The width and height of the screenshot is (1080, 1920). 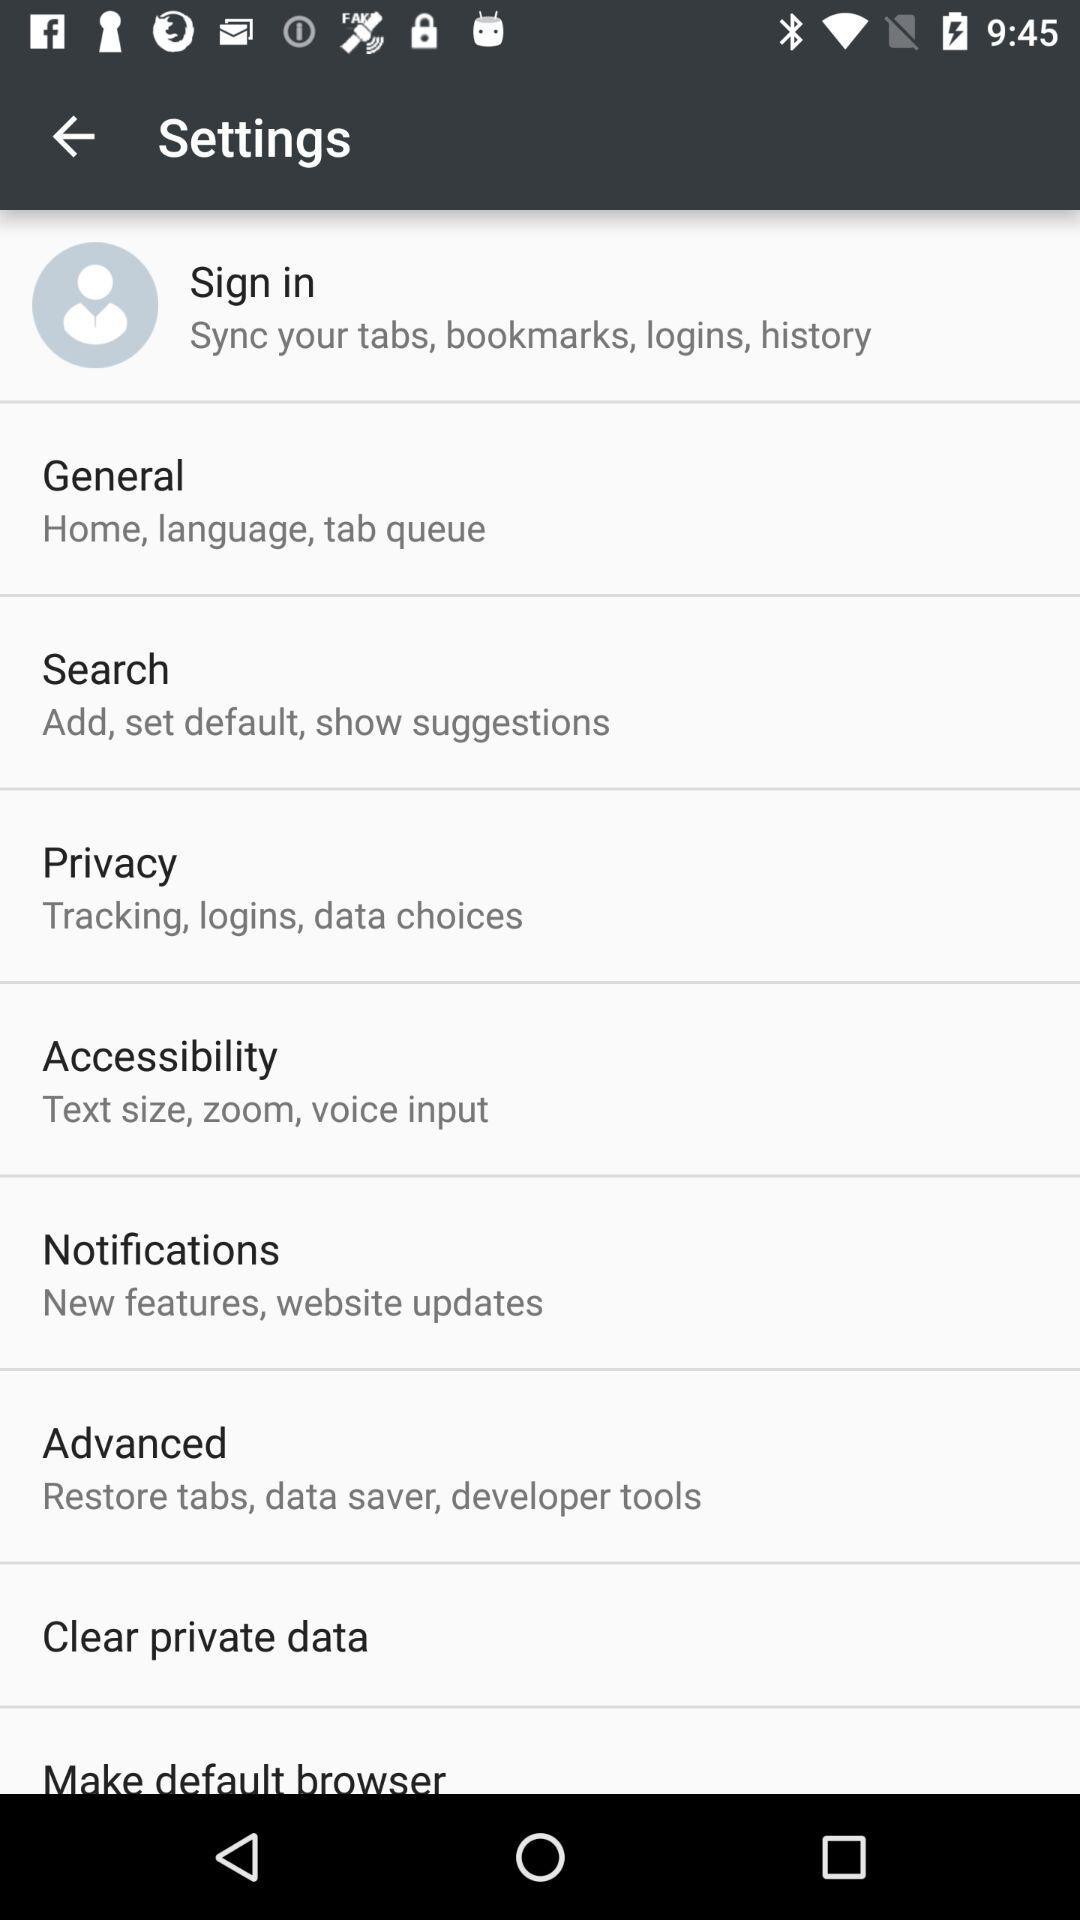 What do you see at coordinates (262, 527) in the screenshot?
I see `the item above search icon` at bounding box center [262, 527].